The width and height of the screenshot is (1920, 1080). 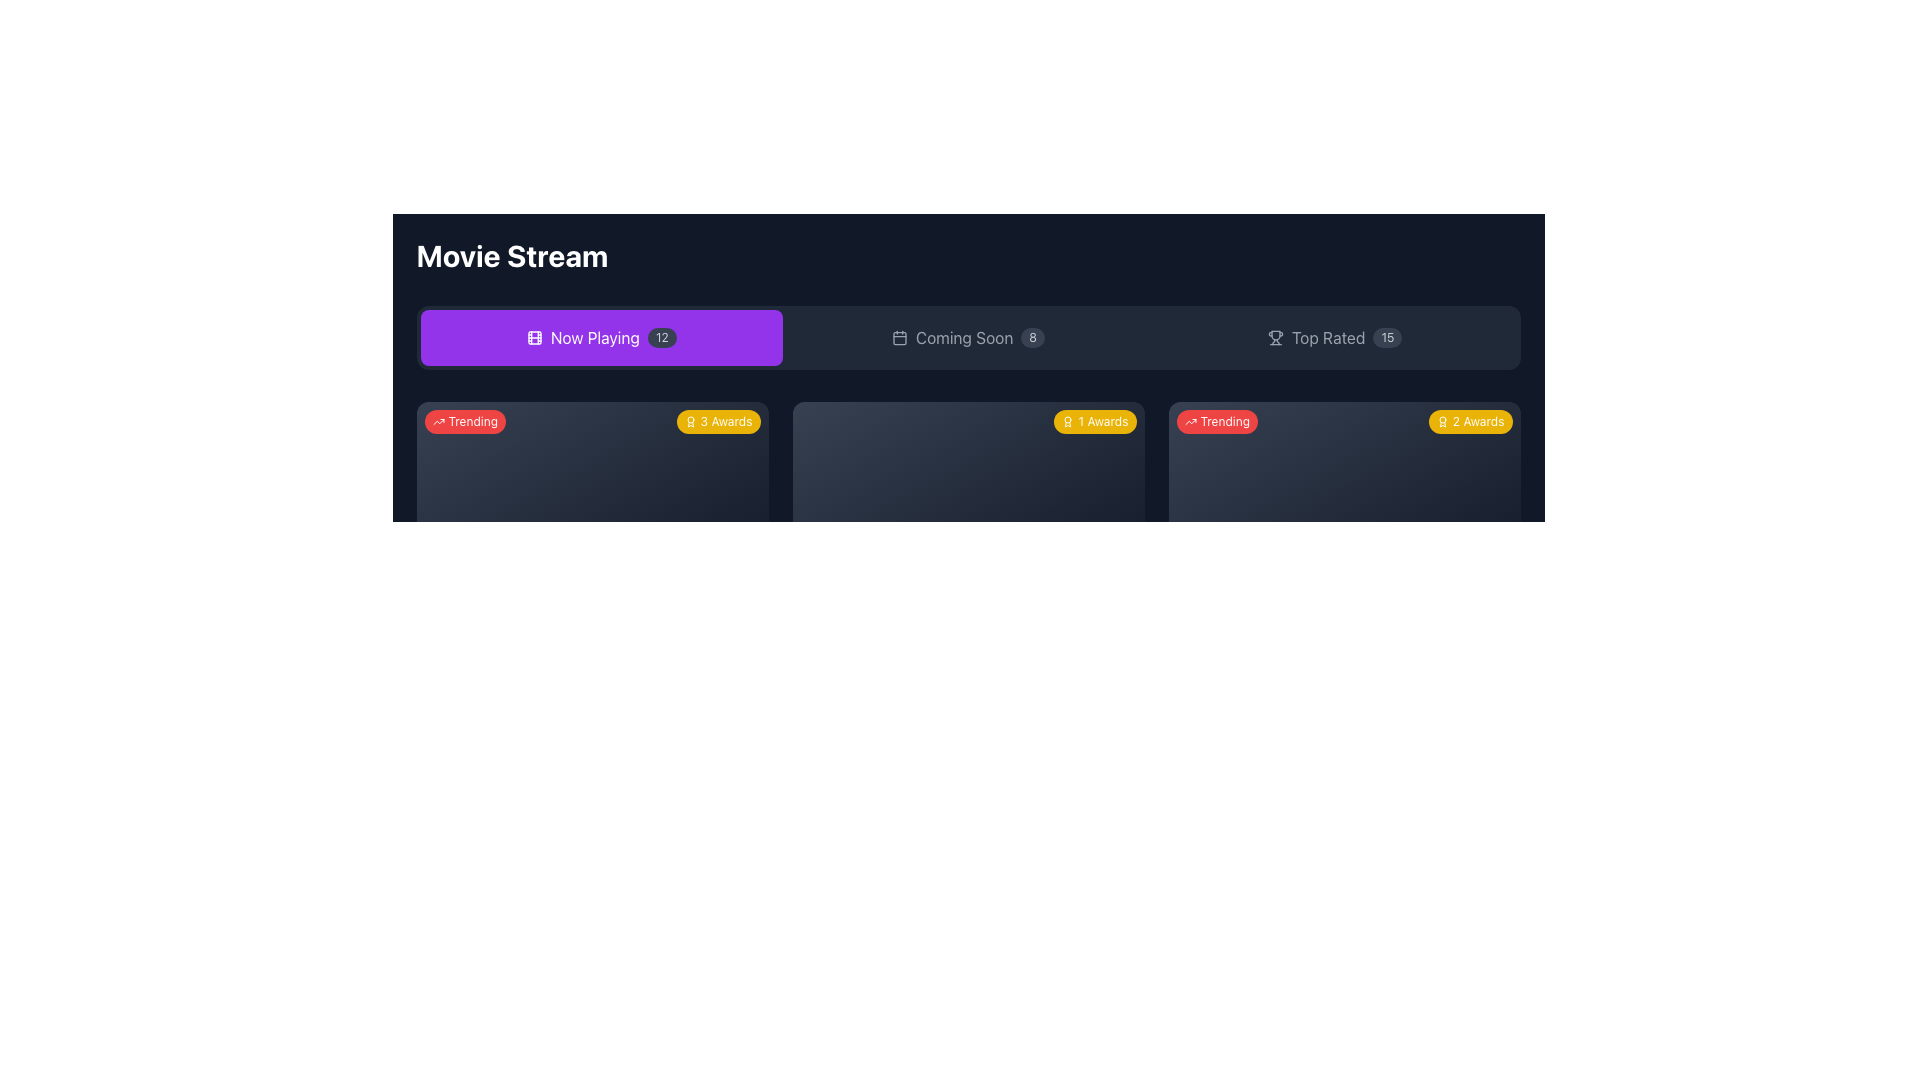 What do you see at coordinates (898, 337) in the screenshot?
I see `the calendar icon located in the navigation bar to the left of the 'Coming Soon' text` at bounding box center [898, 337].